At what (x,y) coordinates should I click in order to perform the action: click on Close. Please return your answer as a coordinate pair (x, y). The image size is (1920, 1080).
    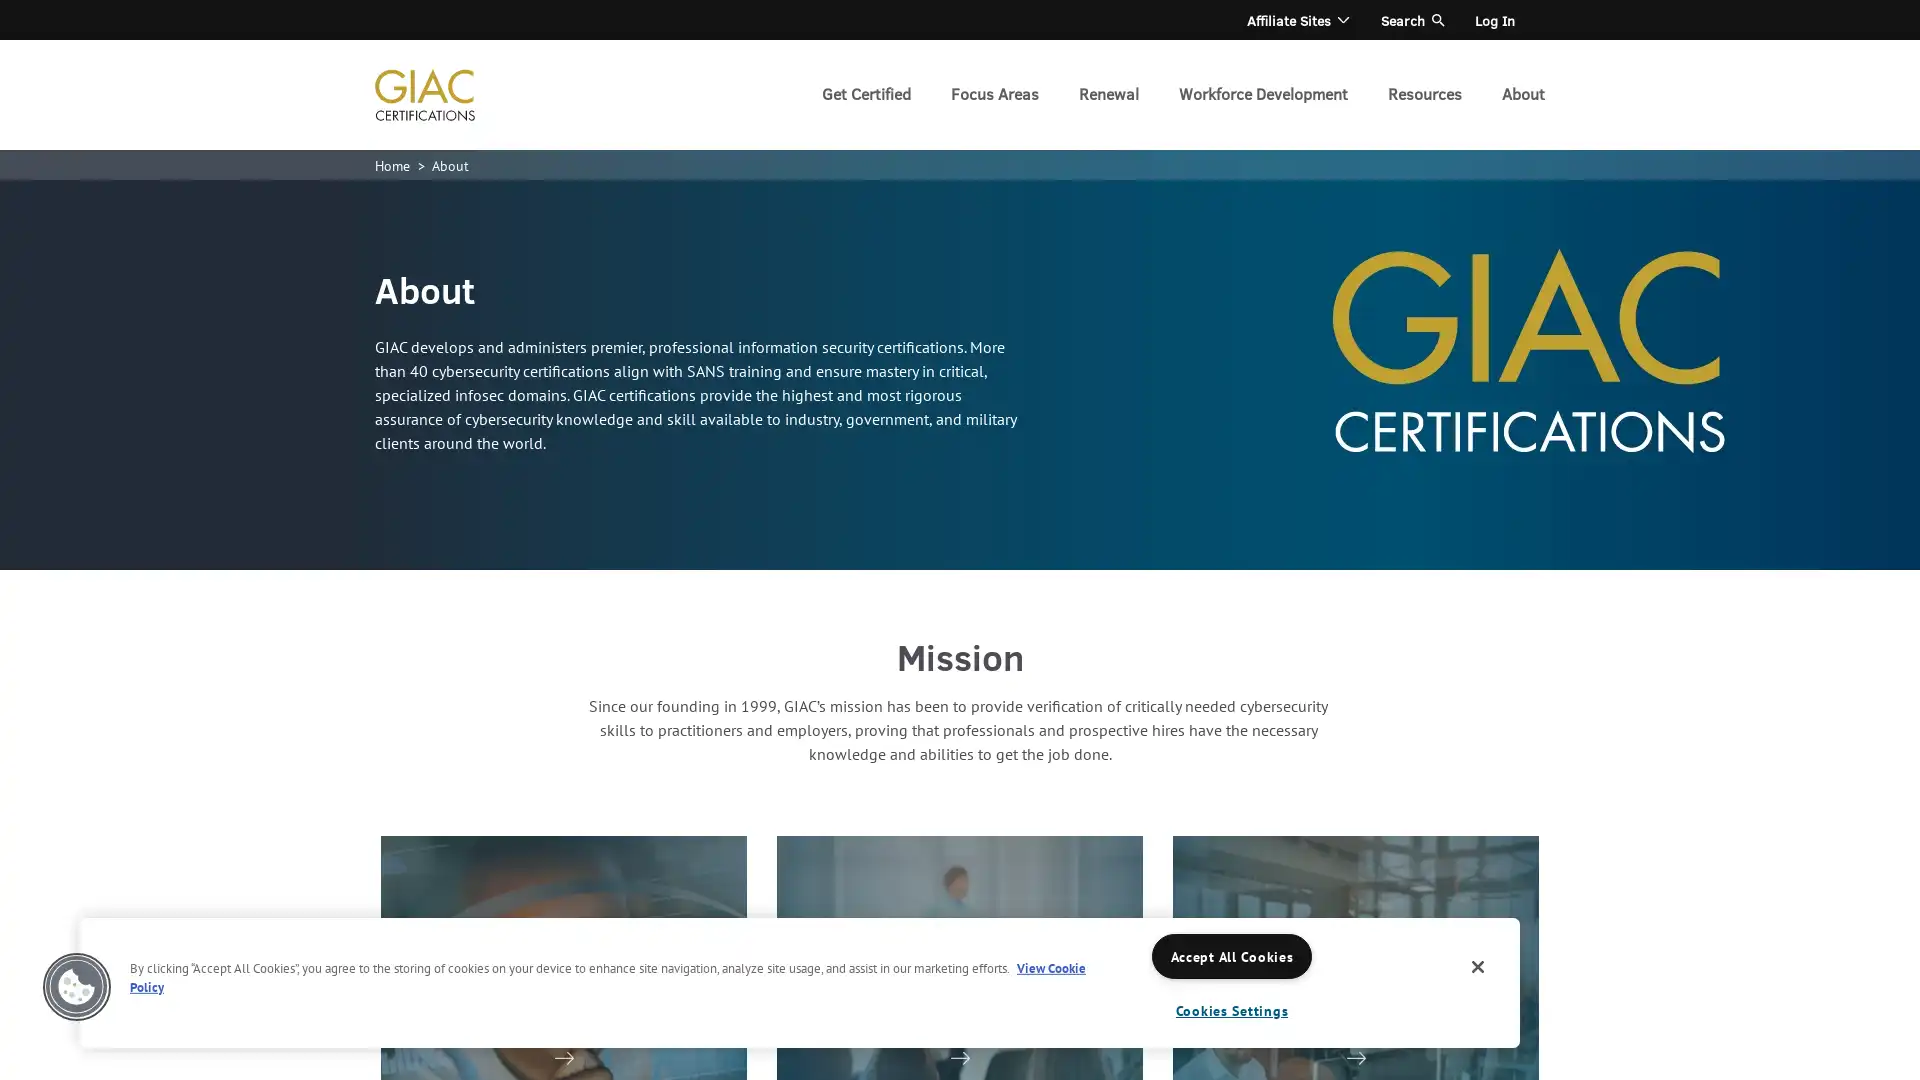
    Looking at the image, I should click on (1478, 966).